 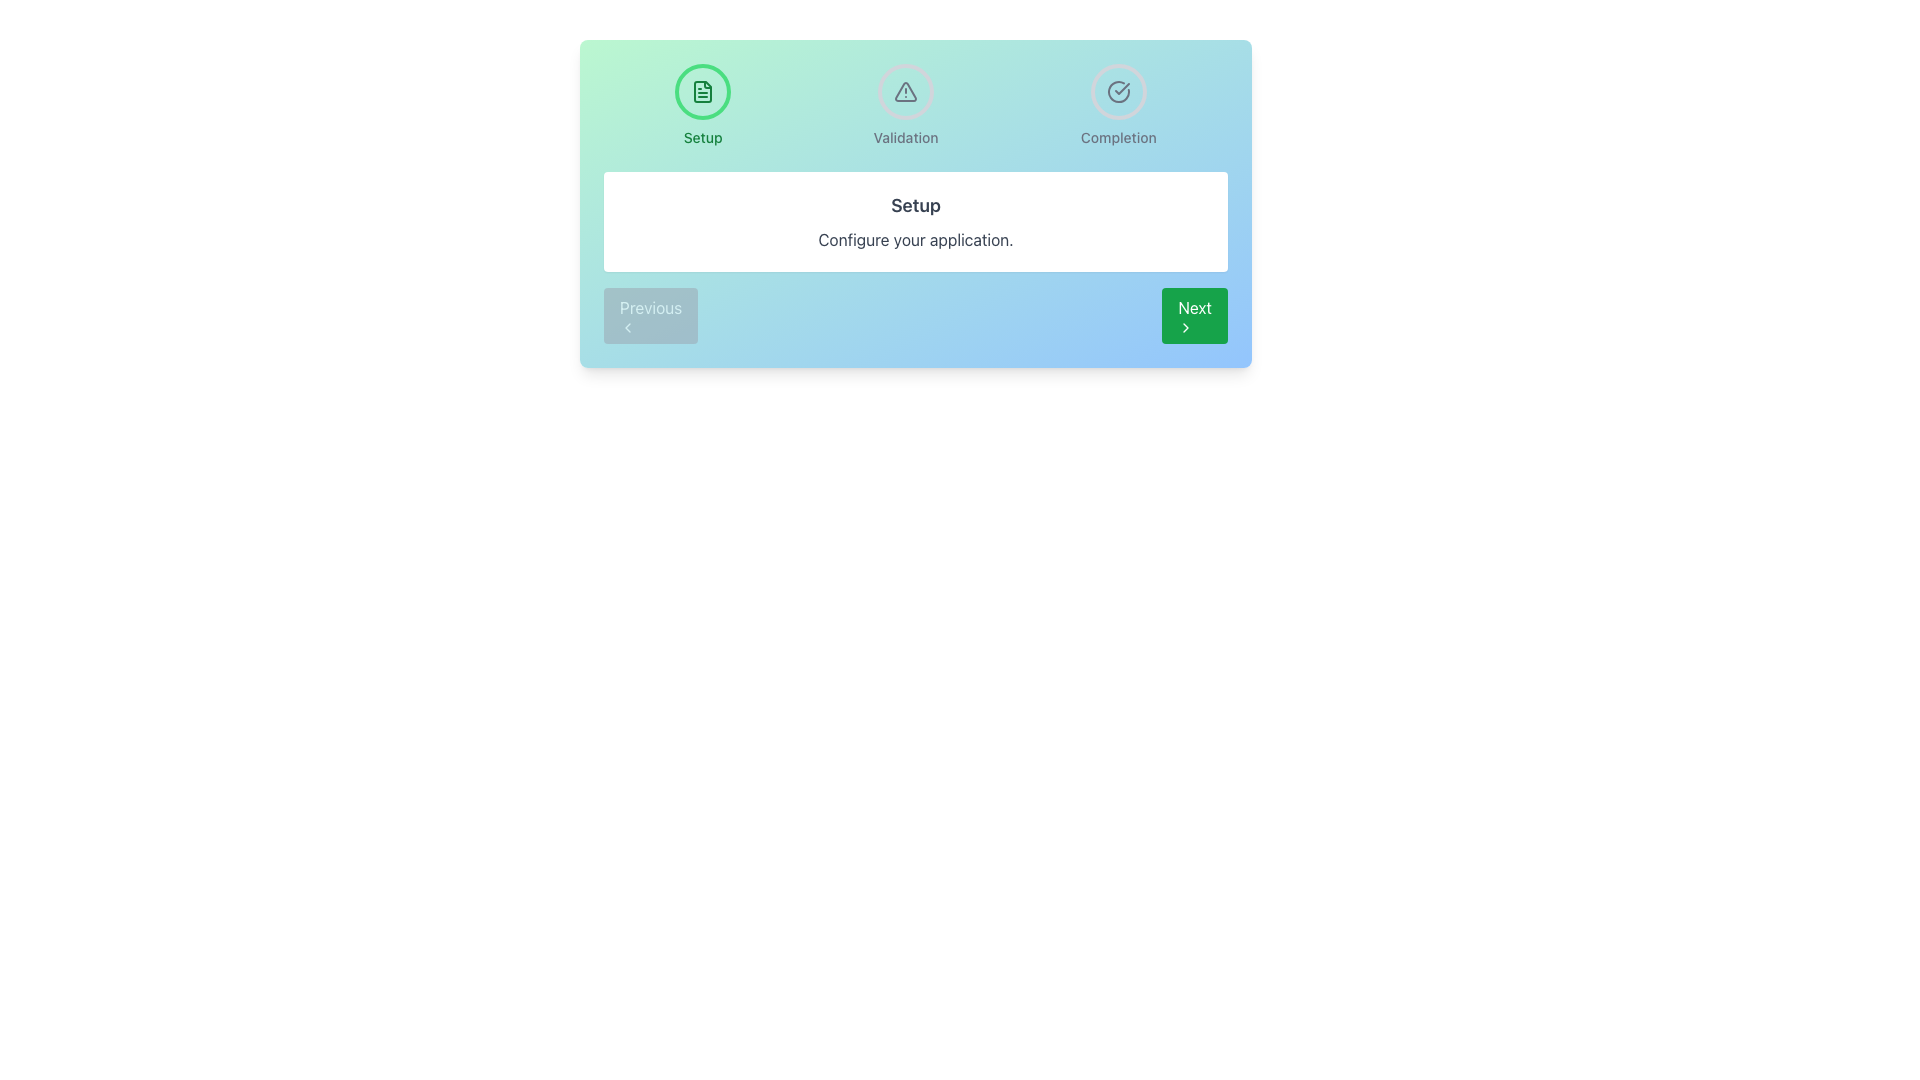 I want to click on the green circular icon labeled 'Setup' located at the top of the page, which displays a document image and a bold text label underneath, so click(x=703, y=105).